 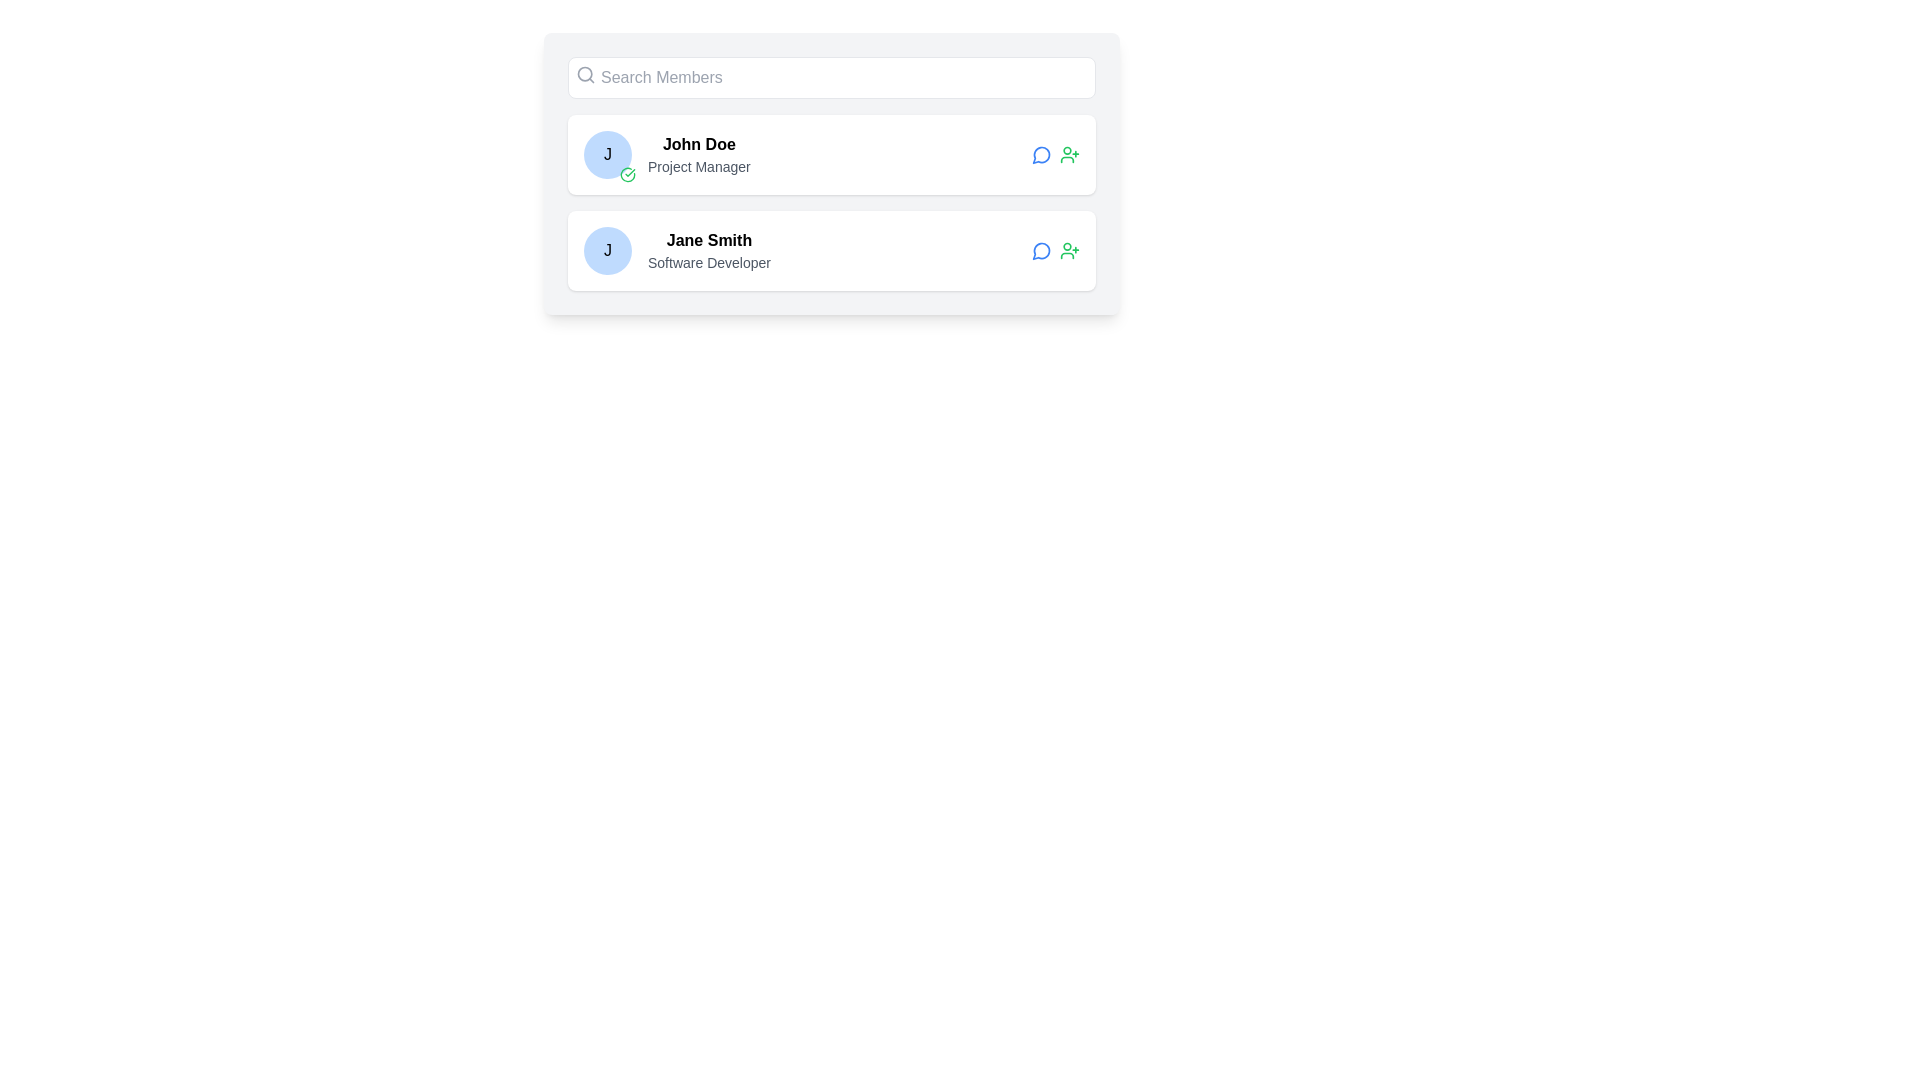 I want to click on the static text label displaying 'Software Developer', which is located directly below 'Jane Smith' and aligned to the left within the second user list entry, so click(x=709, y=261).